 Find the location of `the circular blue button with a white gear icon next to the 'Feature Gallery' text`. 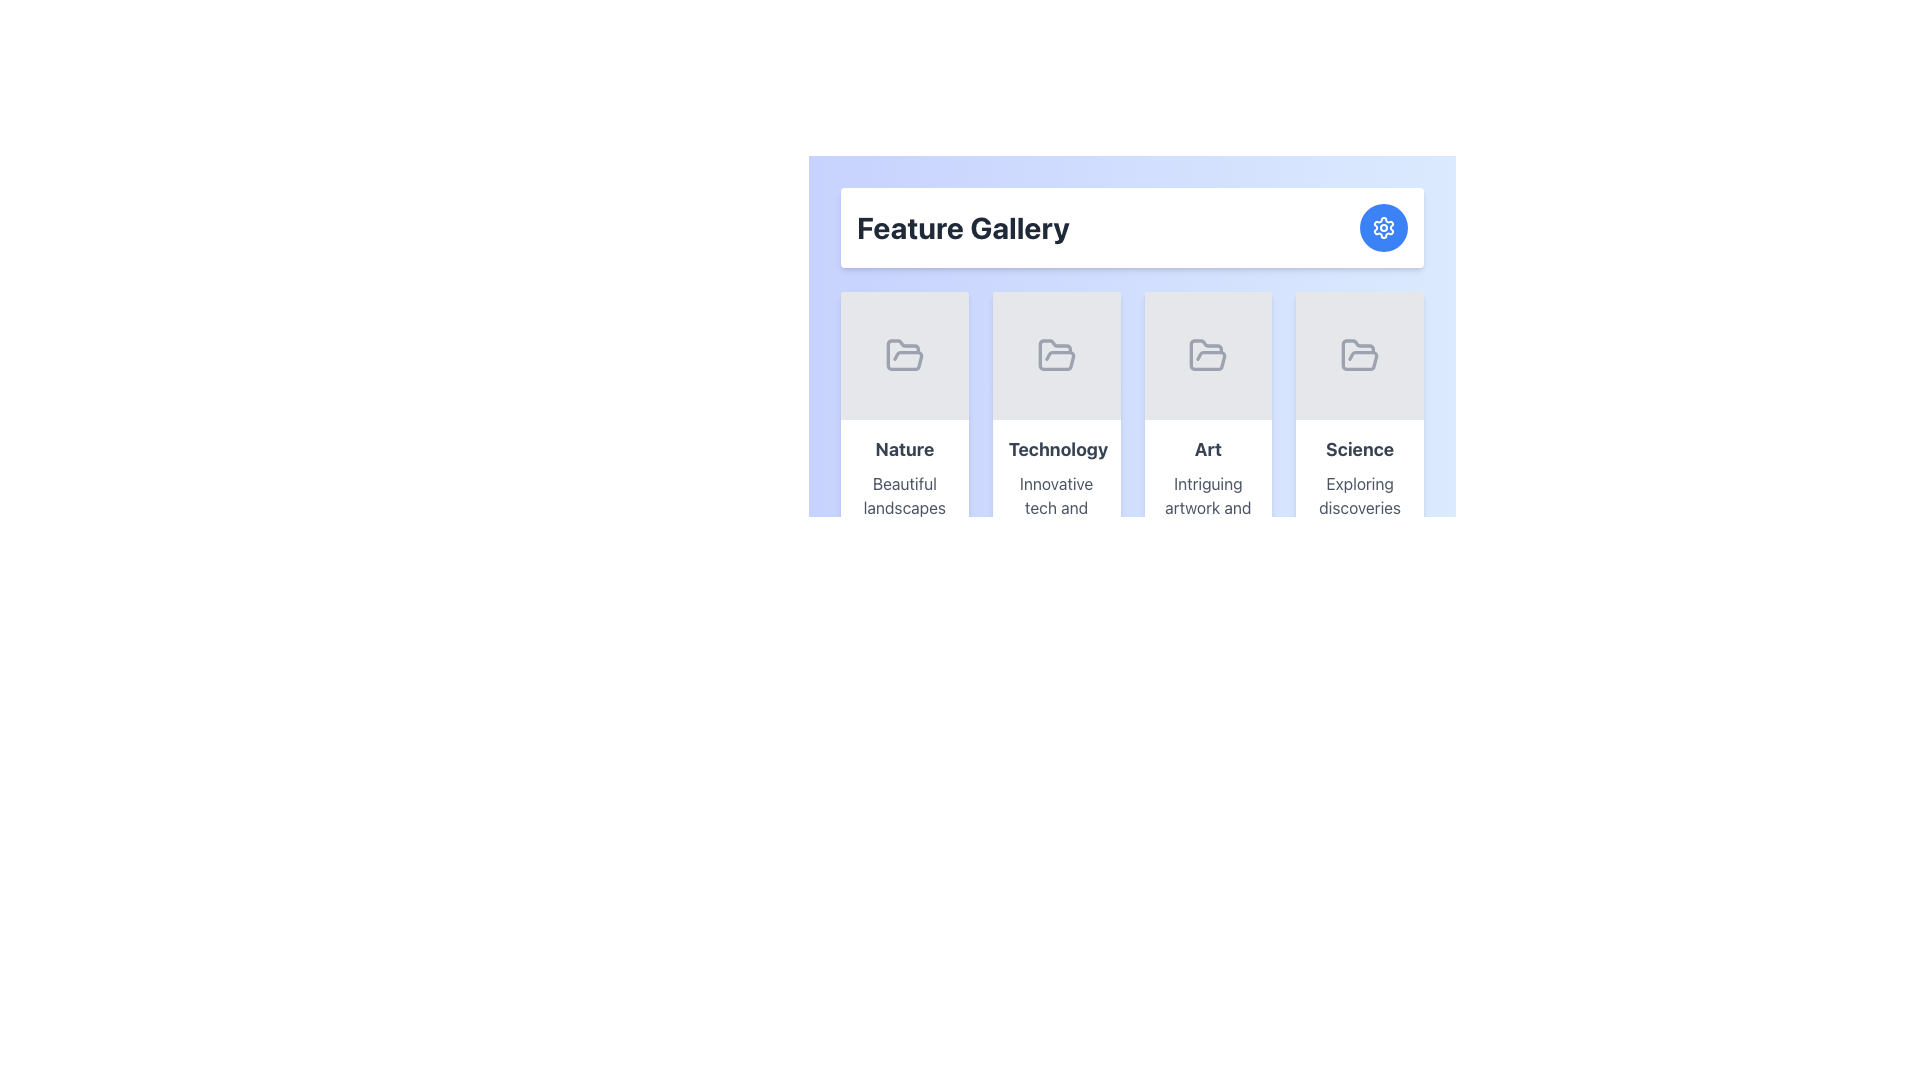

the circular blue button with a white gear icon next to the 'Feature Gallery' text is located at coordinates (1382, 226).